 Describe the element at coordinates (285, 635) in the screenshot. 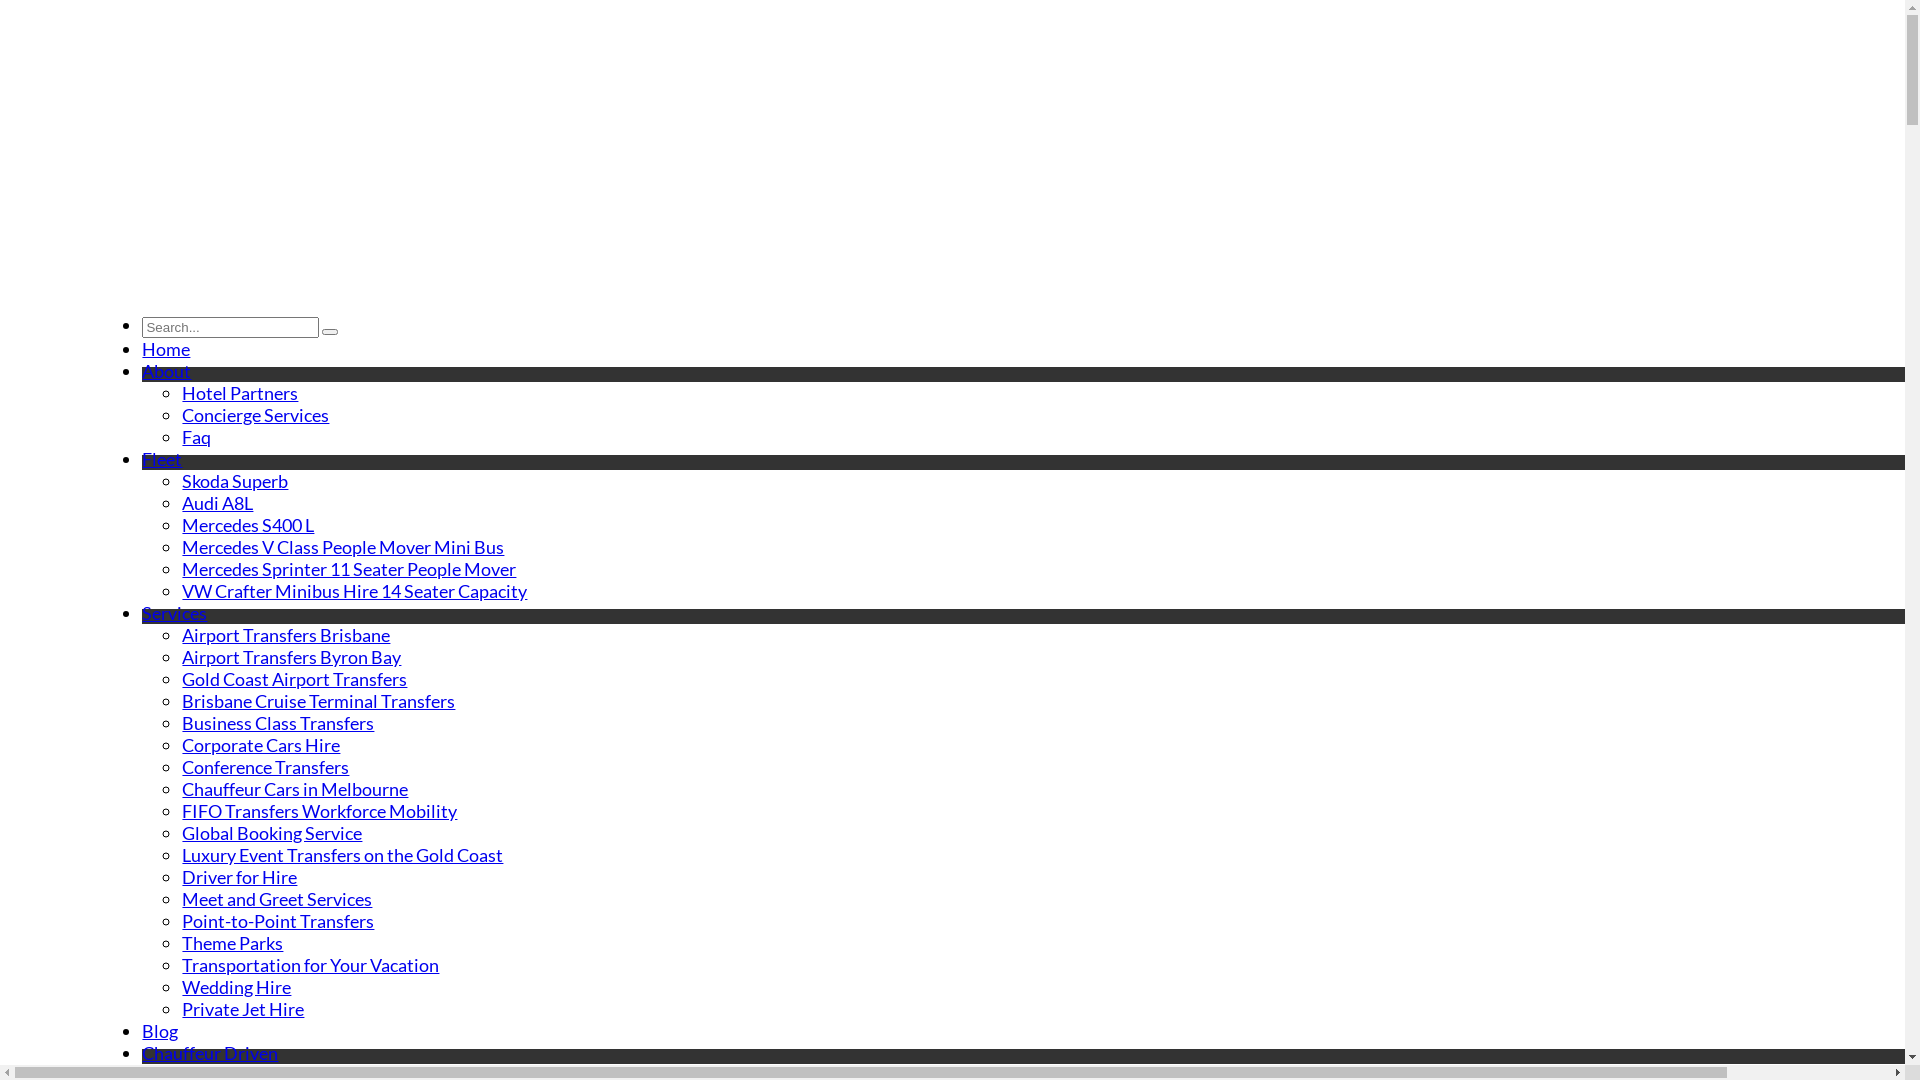

I see `'Airport Transfers Brisbane'` at that location.